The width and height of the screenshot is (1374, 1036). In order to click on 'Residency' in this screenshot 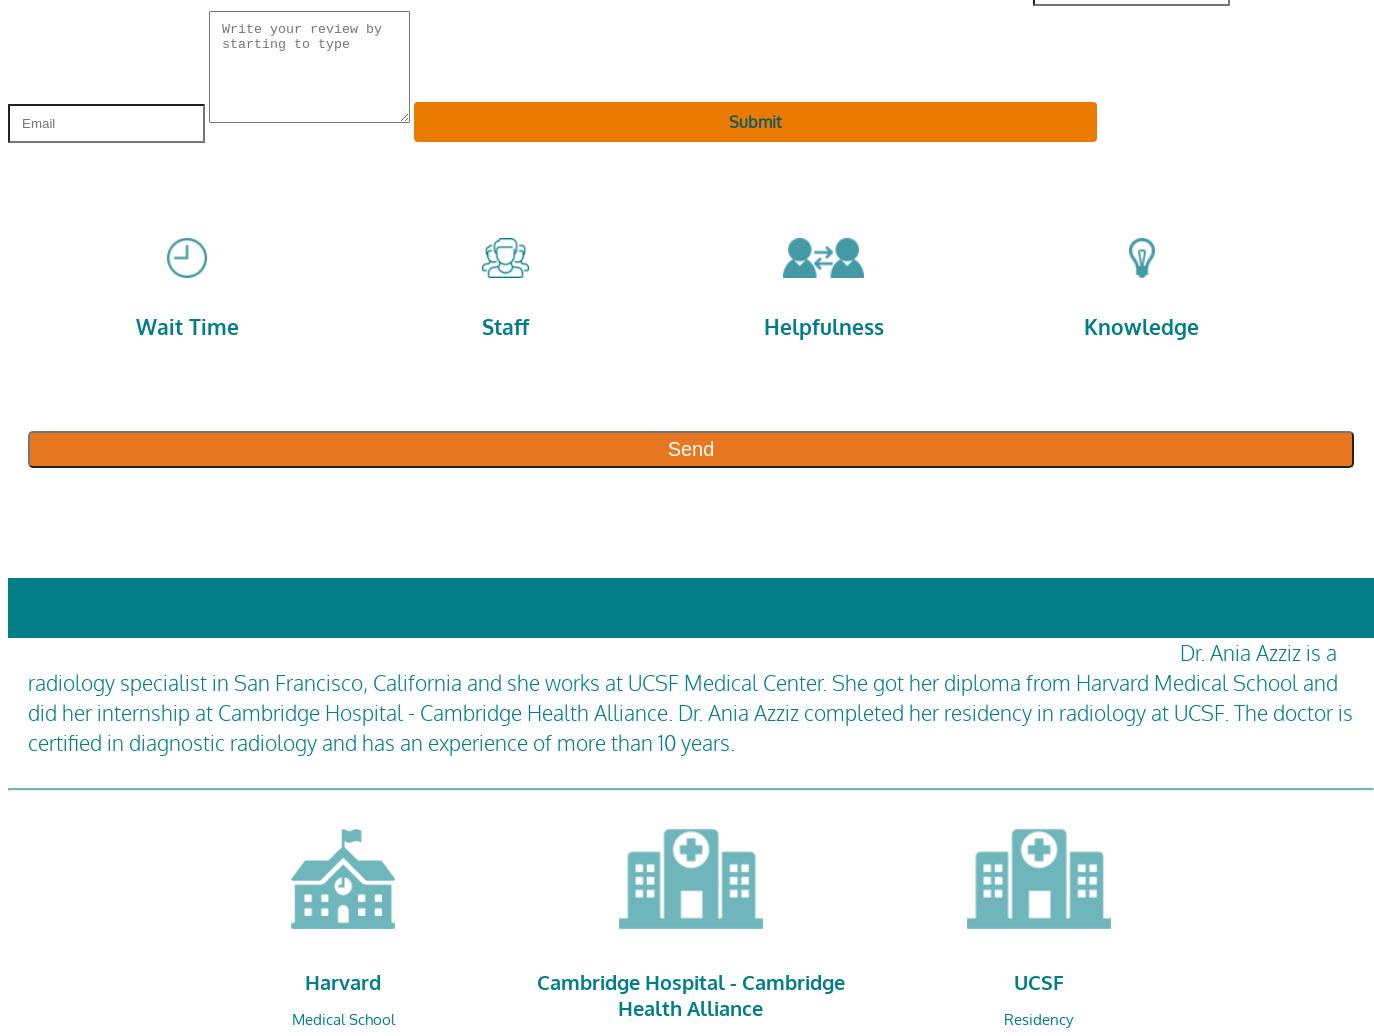, I will do `click(1038, 1018)`.